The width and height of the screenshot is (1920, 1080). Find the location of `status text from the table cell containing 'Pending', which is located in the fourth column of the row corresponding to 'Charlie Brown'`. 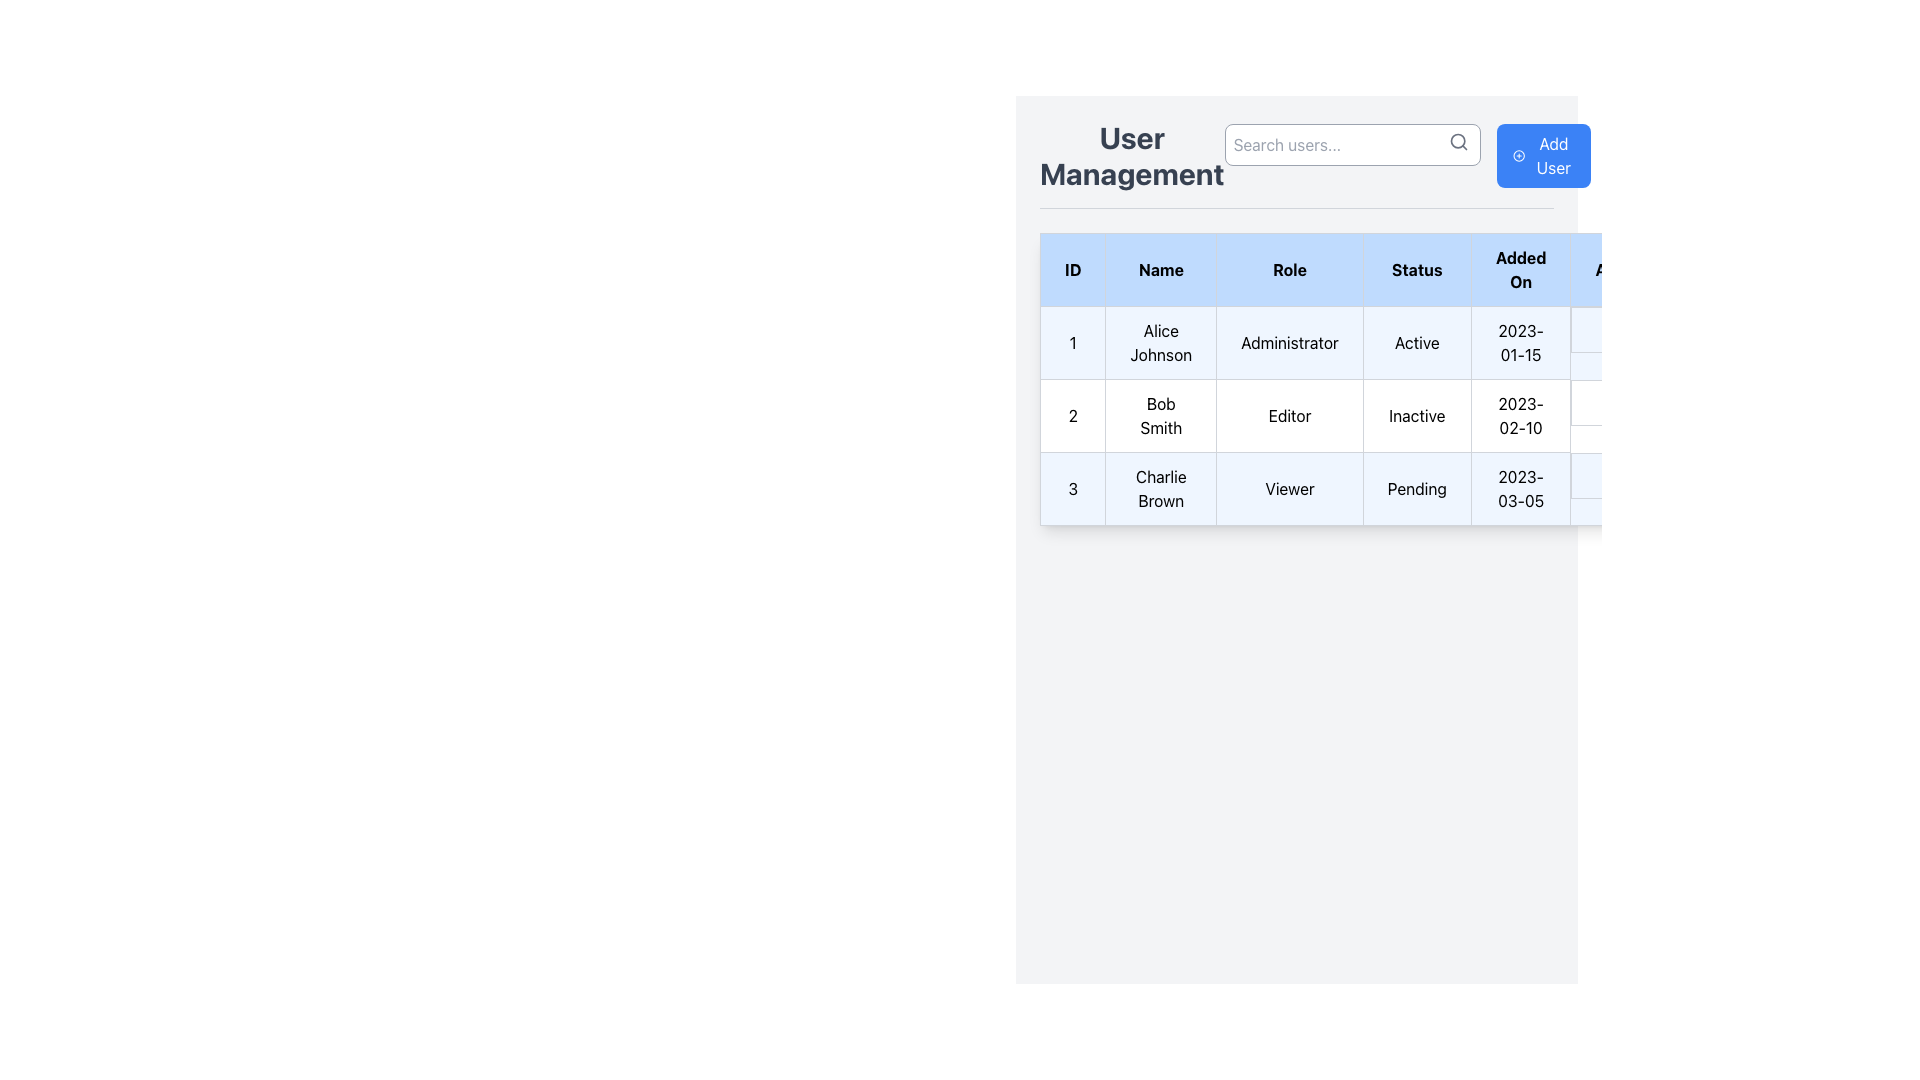

status text from the table cell containing 'Pending', which is located in the fourth column of the row corresponding to 'Charlie Brown' is located at coordinates (1416, 489).